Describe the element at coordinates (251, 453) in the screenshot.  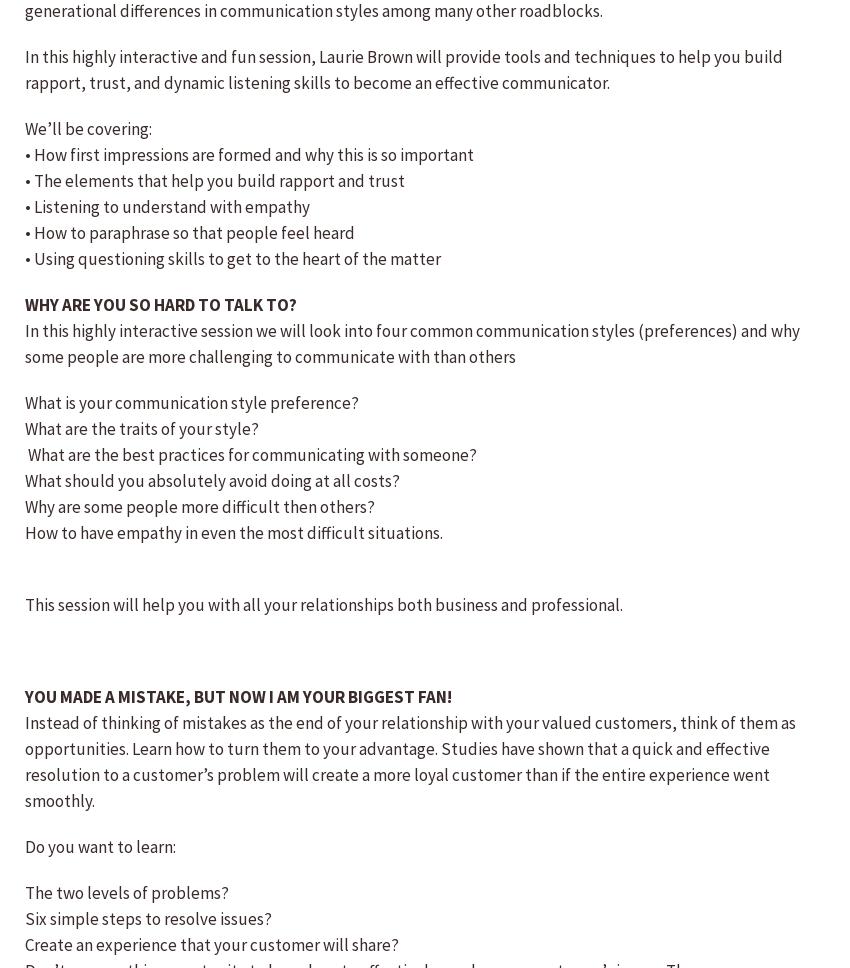
I see `'What are the best practices for communicating with someone?'` at that location.